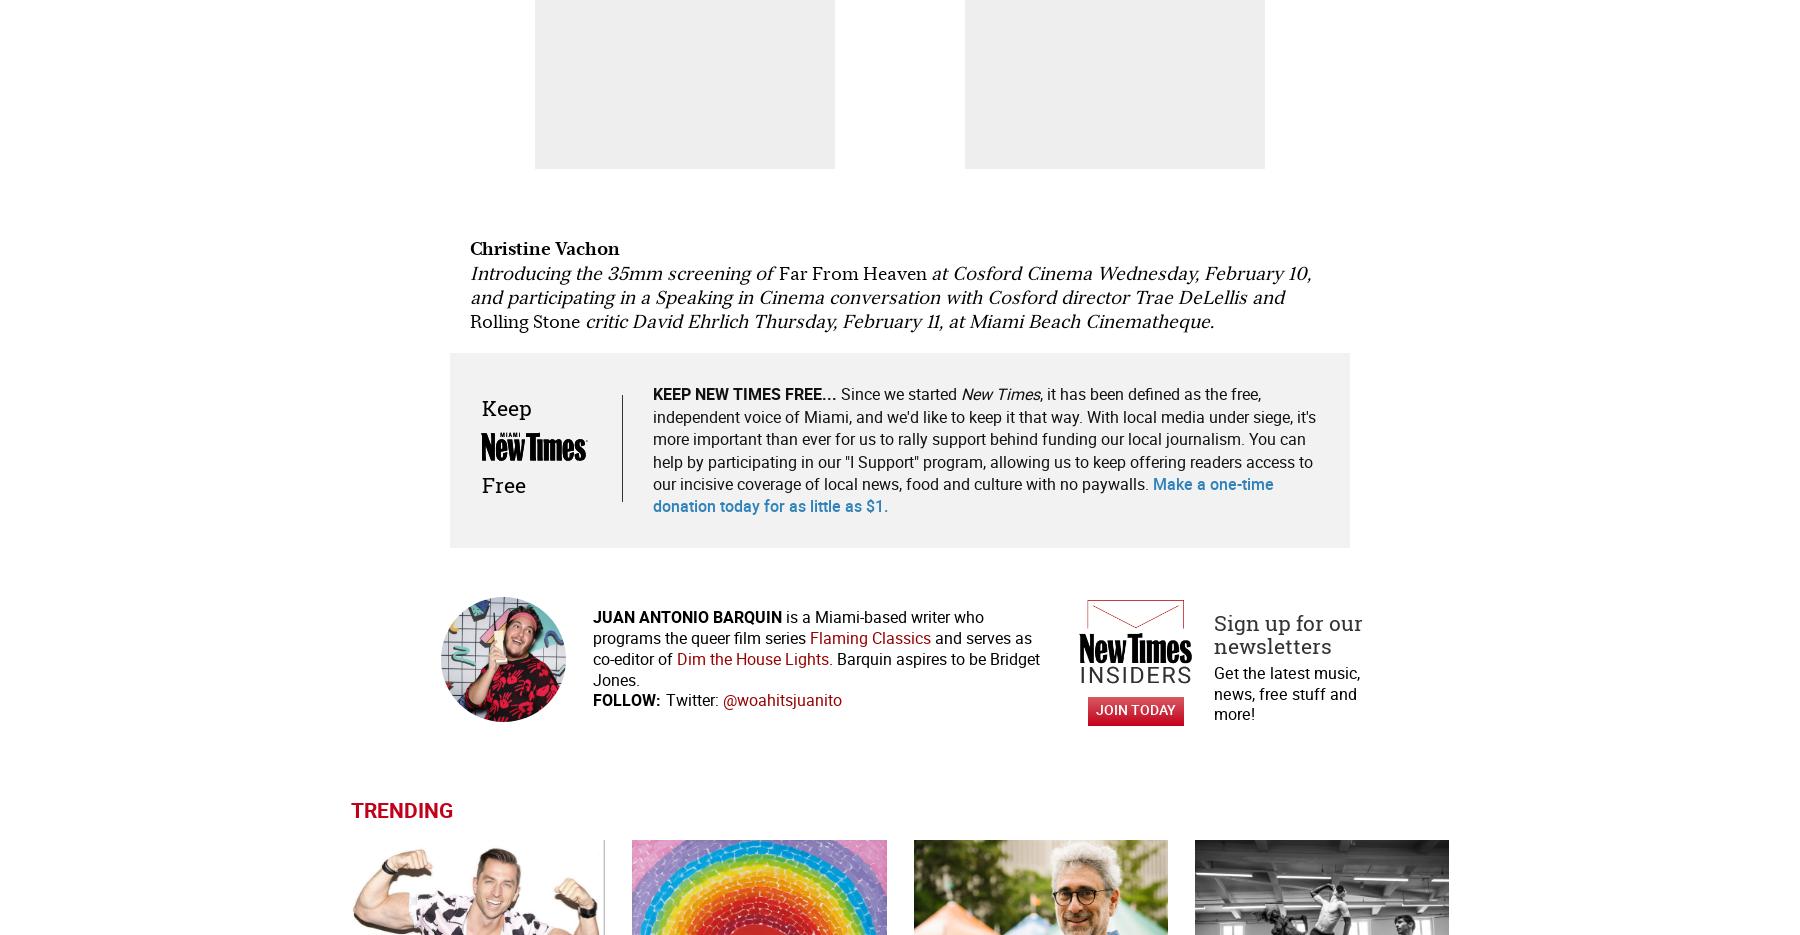  I want to click on 'Twitter:', so click(690, 699).